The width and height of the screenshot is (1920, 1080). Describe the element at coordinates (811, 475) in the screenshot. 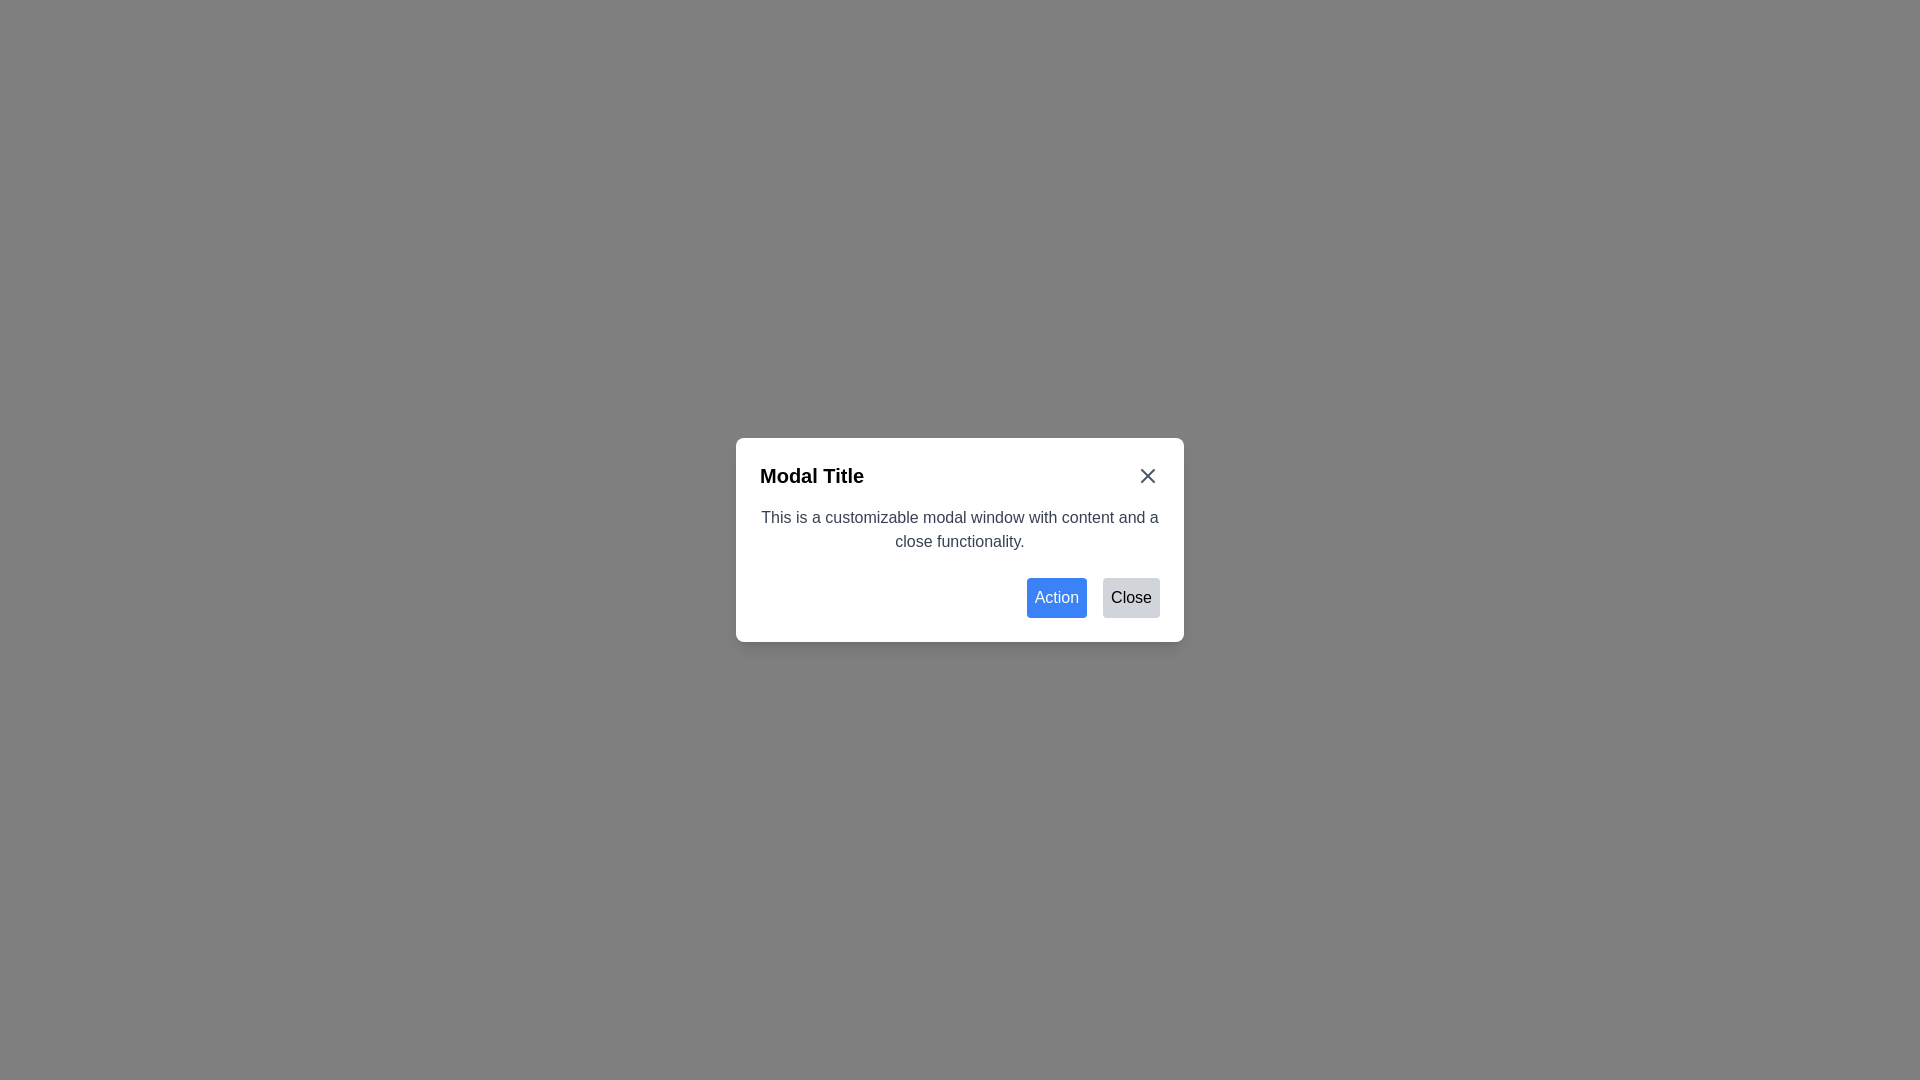

I see `header text element located at the top-left corner of the modal window to understand its purpose` at that location.